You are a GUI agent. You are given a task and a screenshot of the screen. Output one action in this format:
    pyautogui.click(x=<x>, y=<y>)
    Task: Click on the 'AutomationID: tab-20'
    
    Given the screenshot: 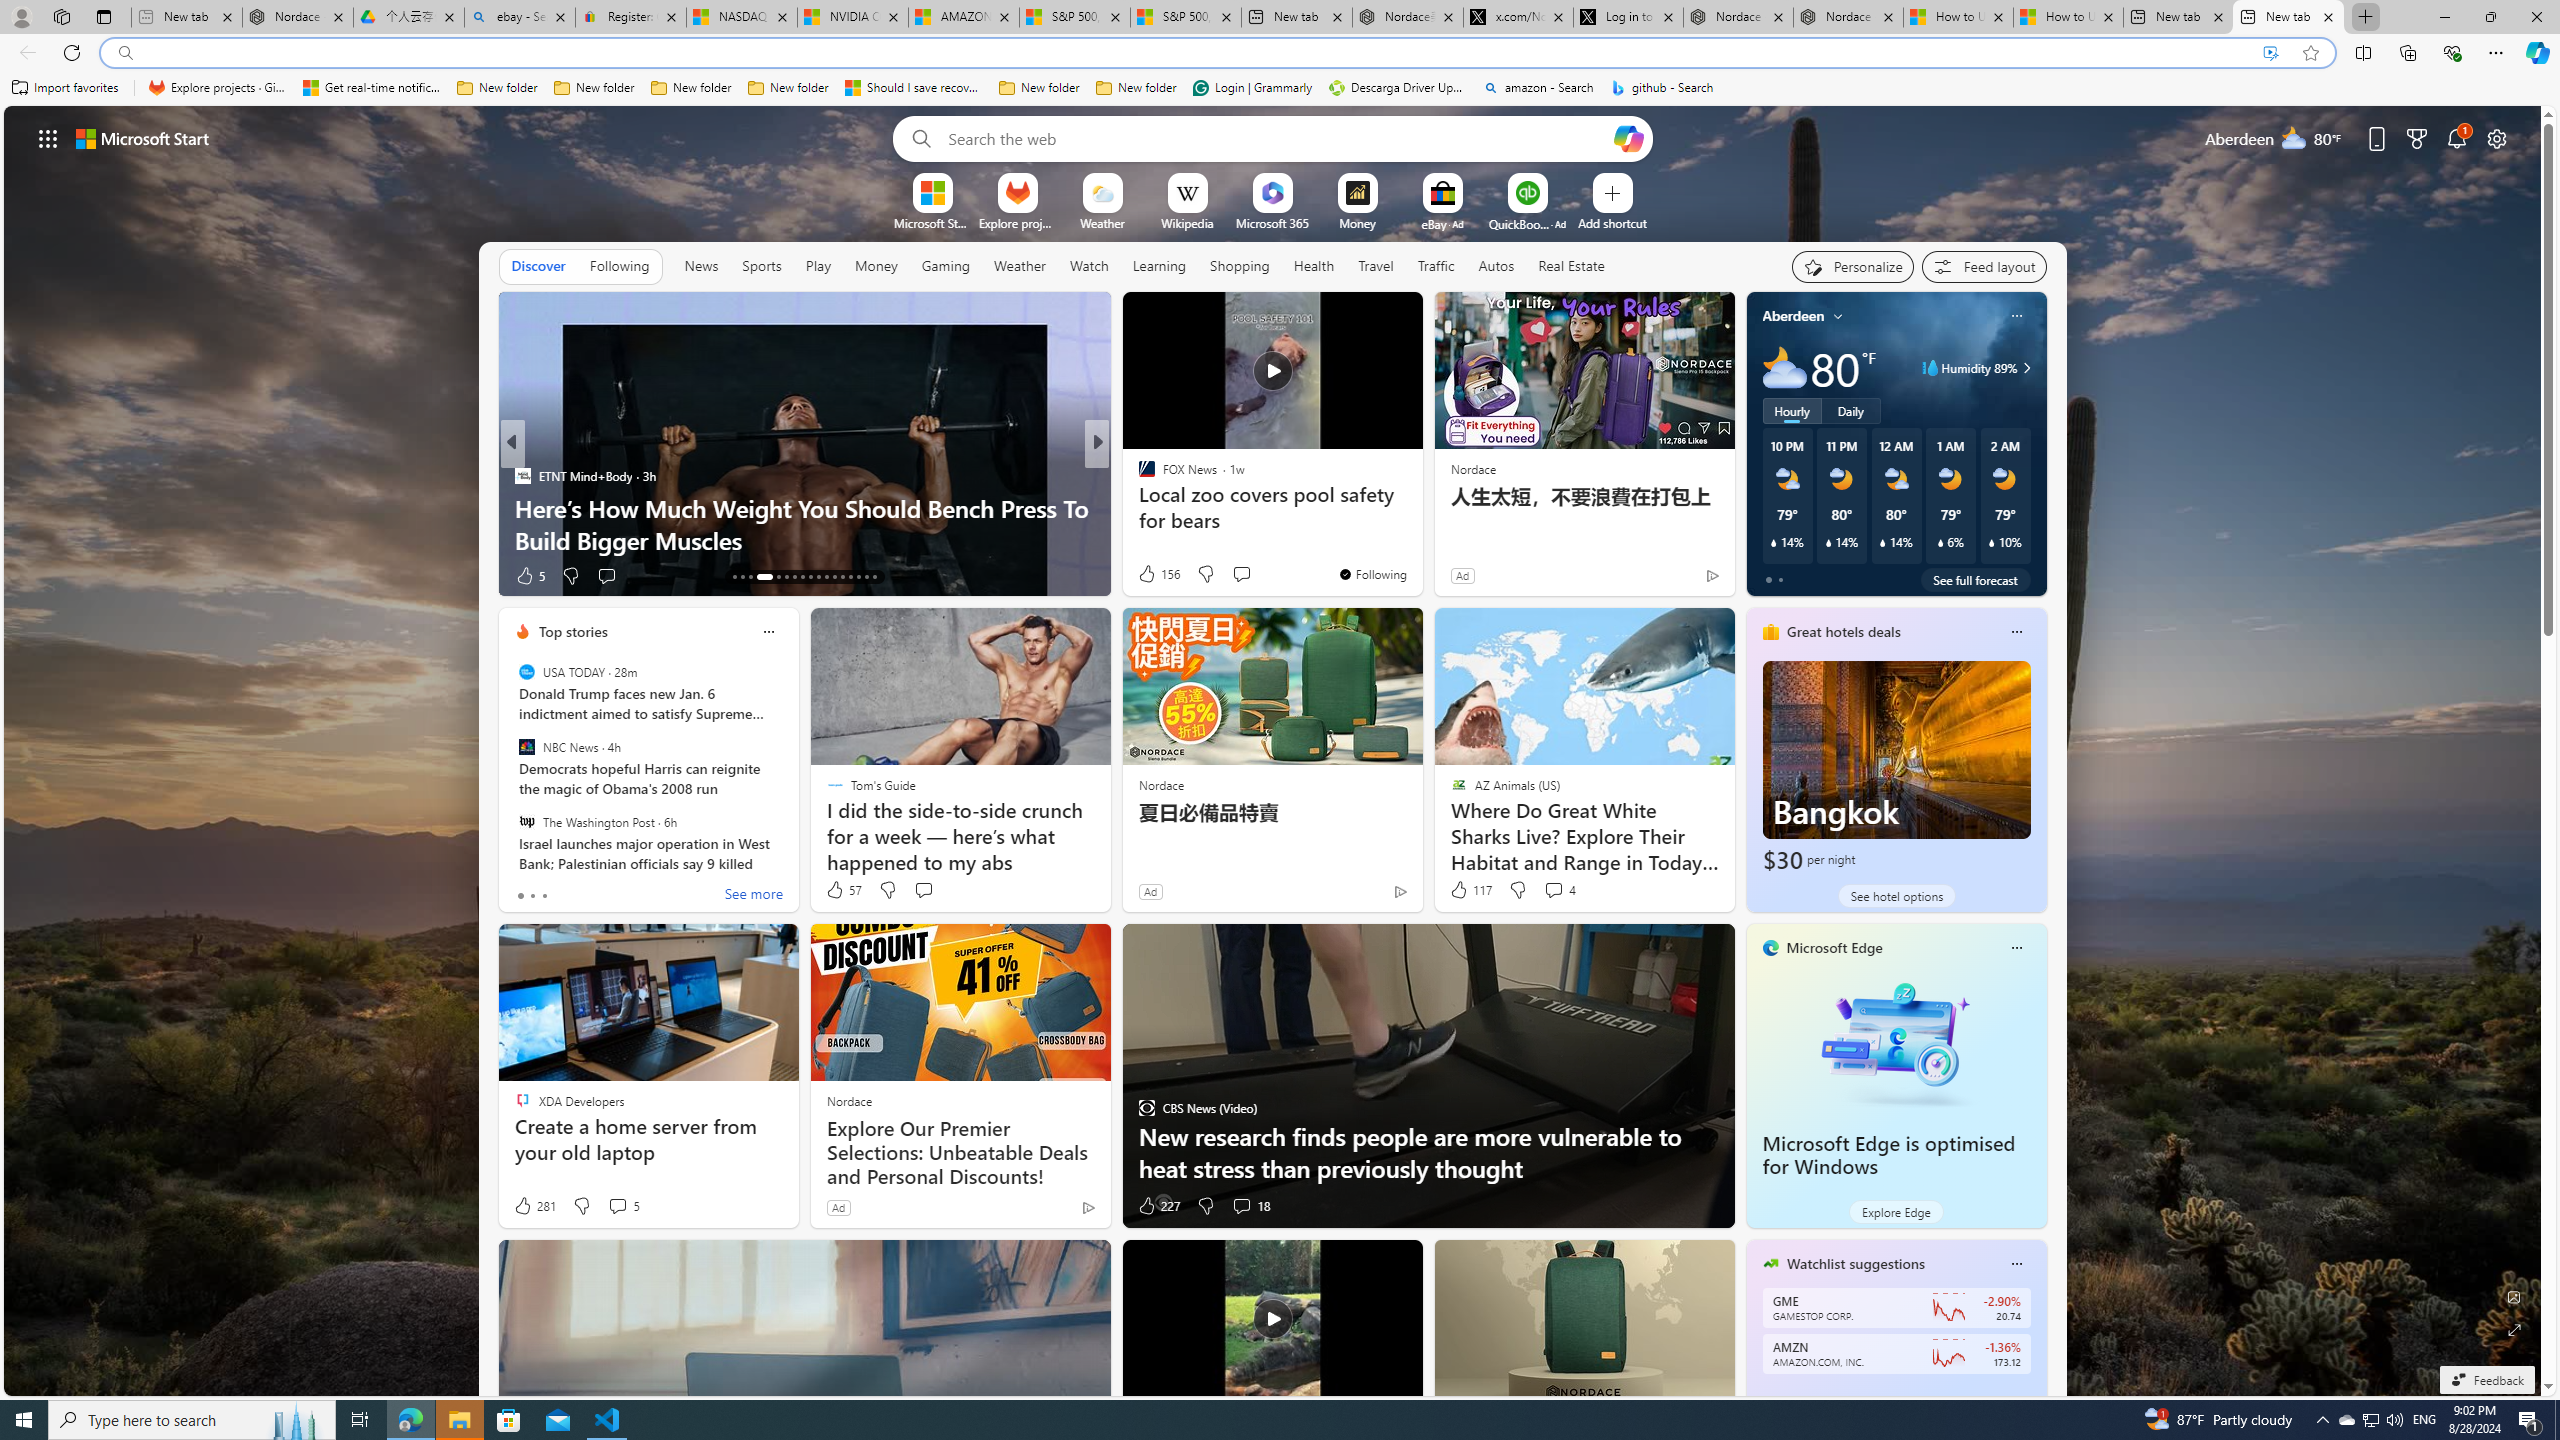 What is the action you would take?
    pyautogui.click(x=802, y=577)
    